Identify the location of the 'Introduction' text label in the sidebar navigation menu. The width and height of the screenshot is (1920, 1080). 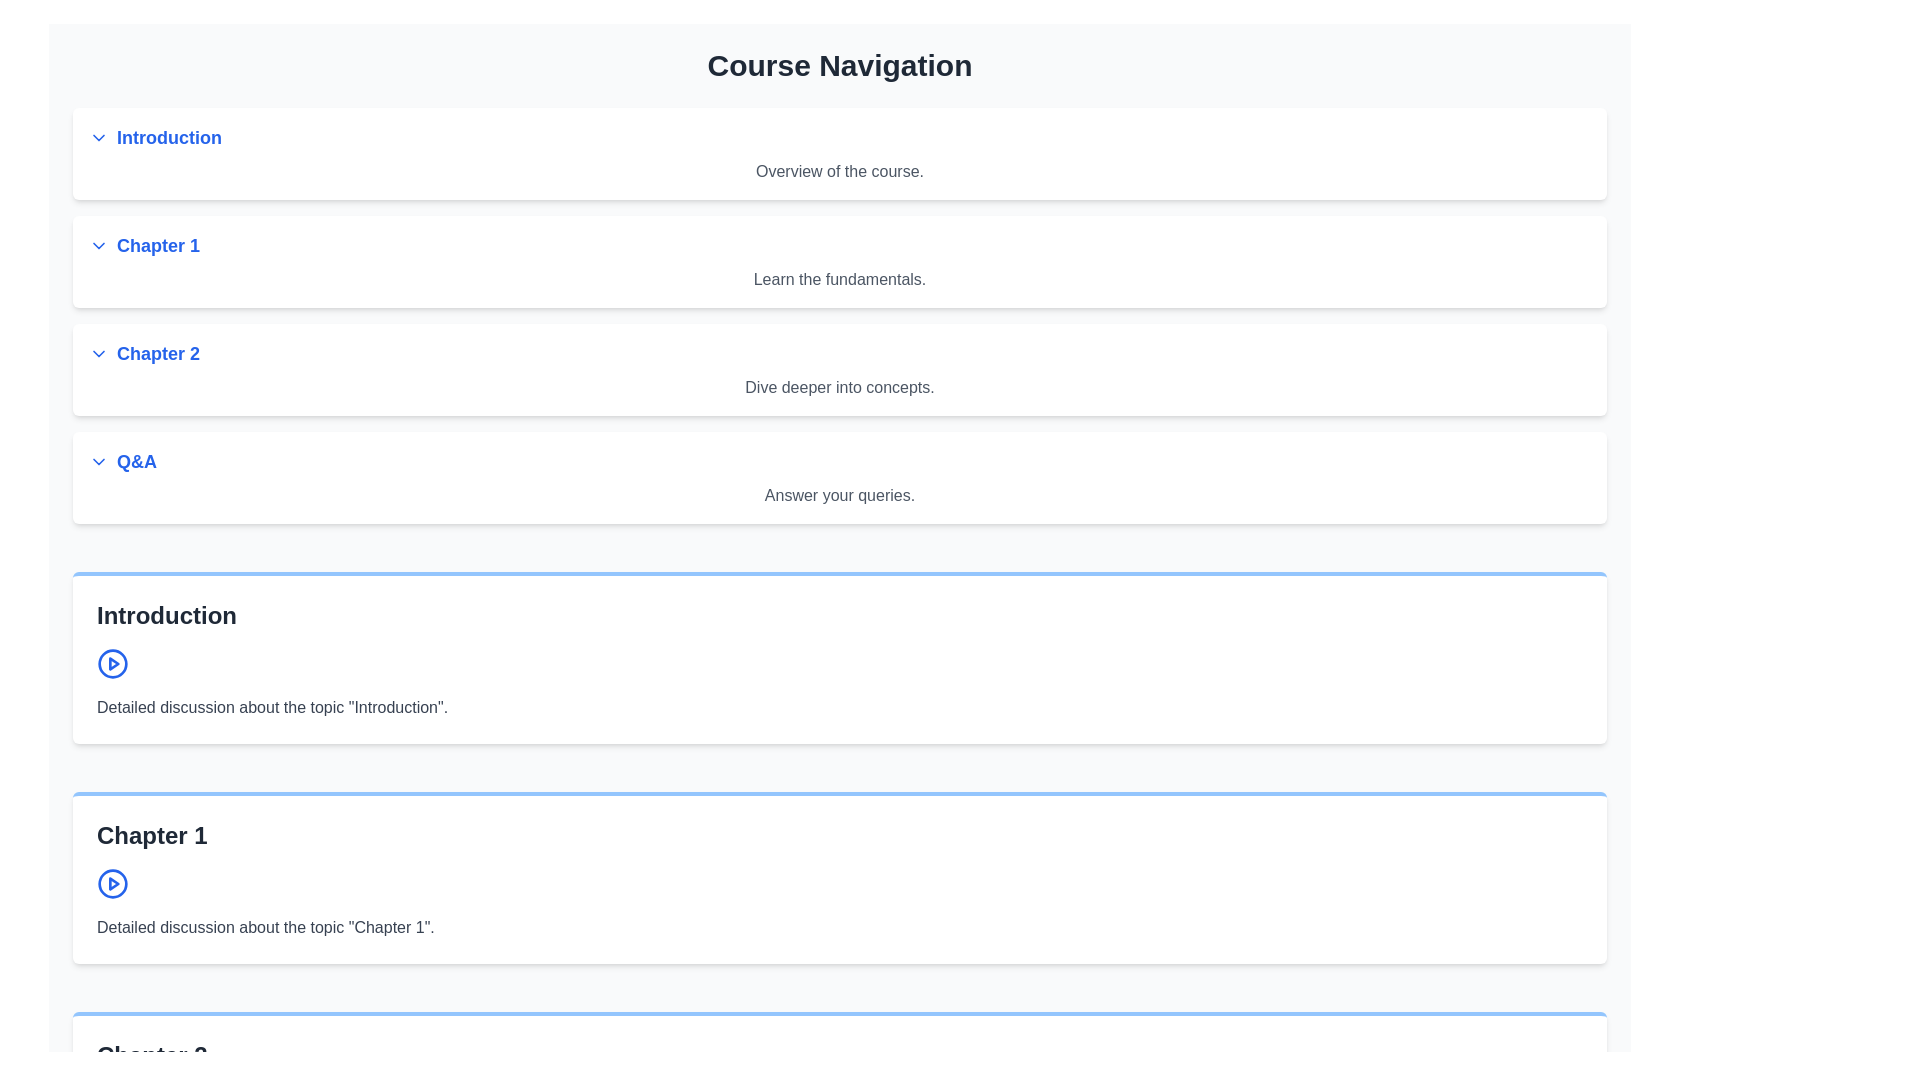
(169, 137).